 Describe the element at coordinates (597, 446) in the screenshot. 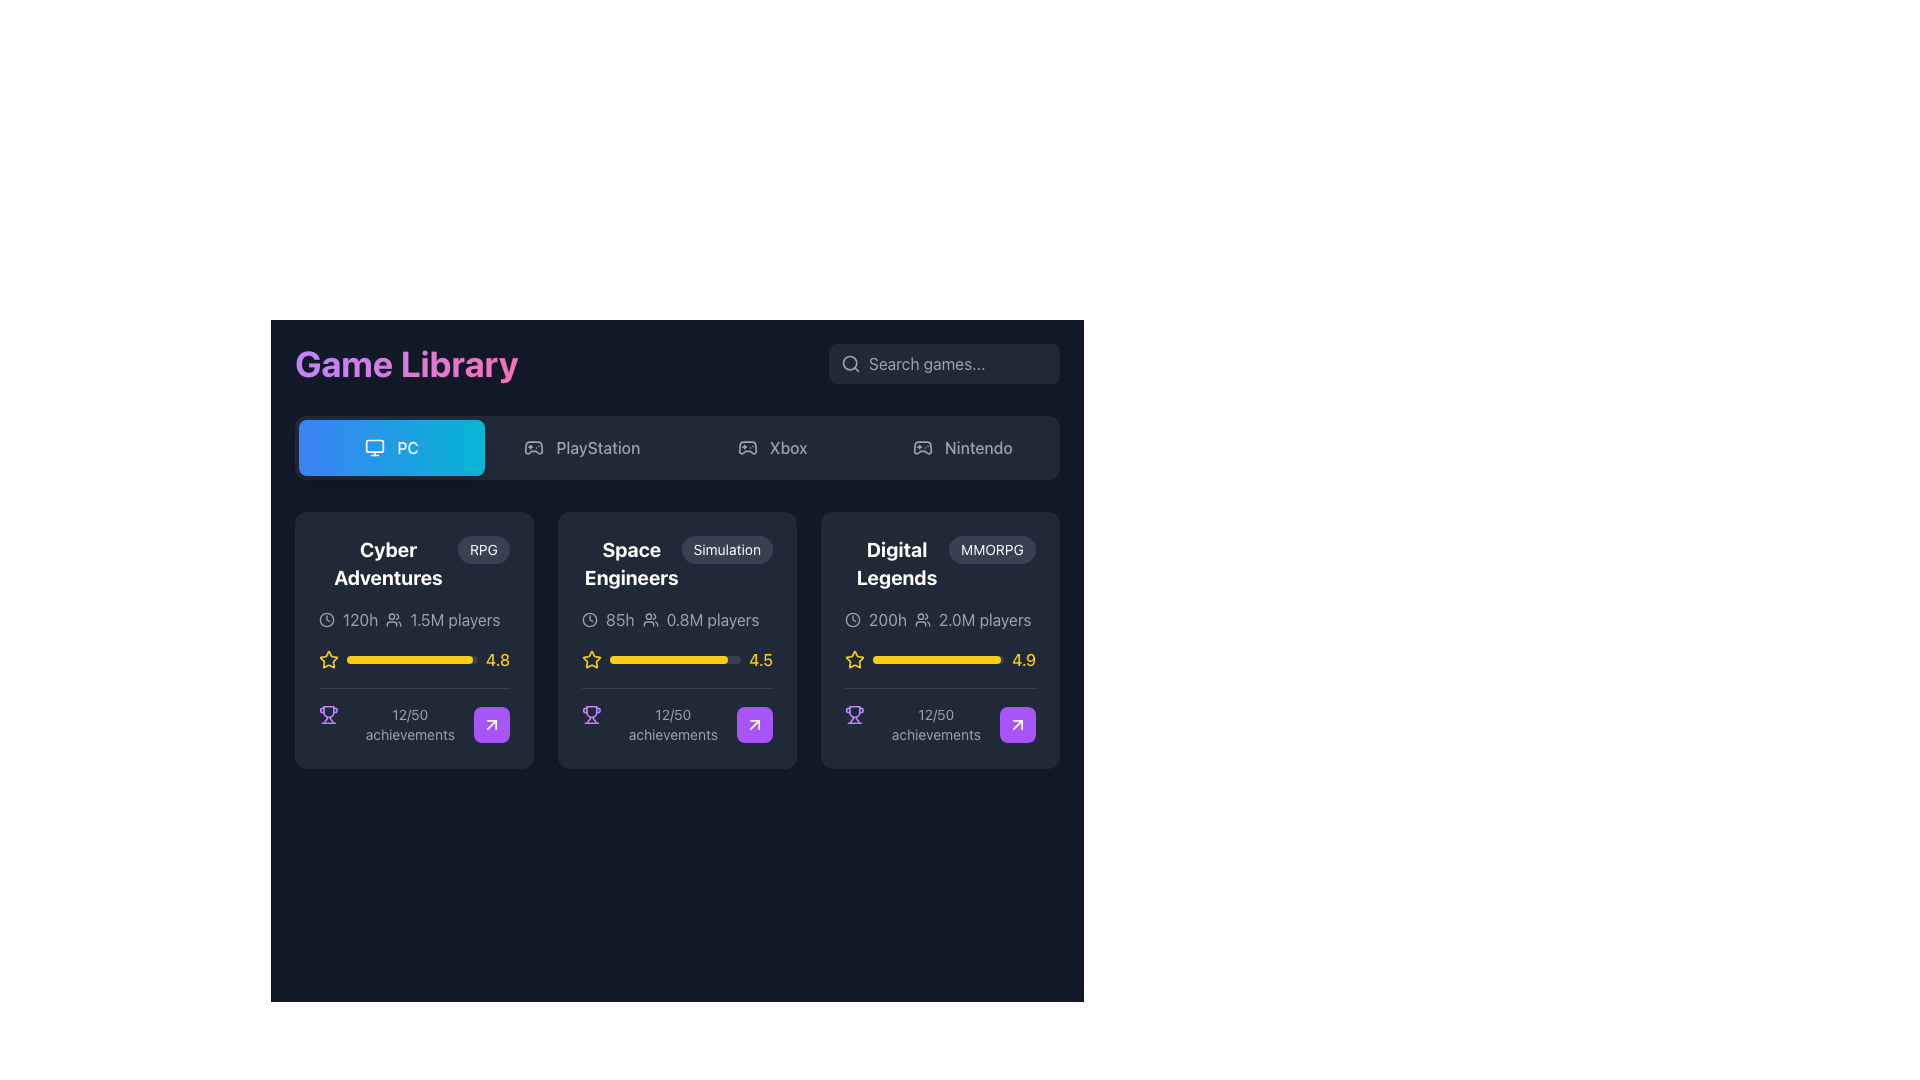

I see `the 'PlayStation' text button in the navigation menu` at that location.